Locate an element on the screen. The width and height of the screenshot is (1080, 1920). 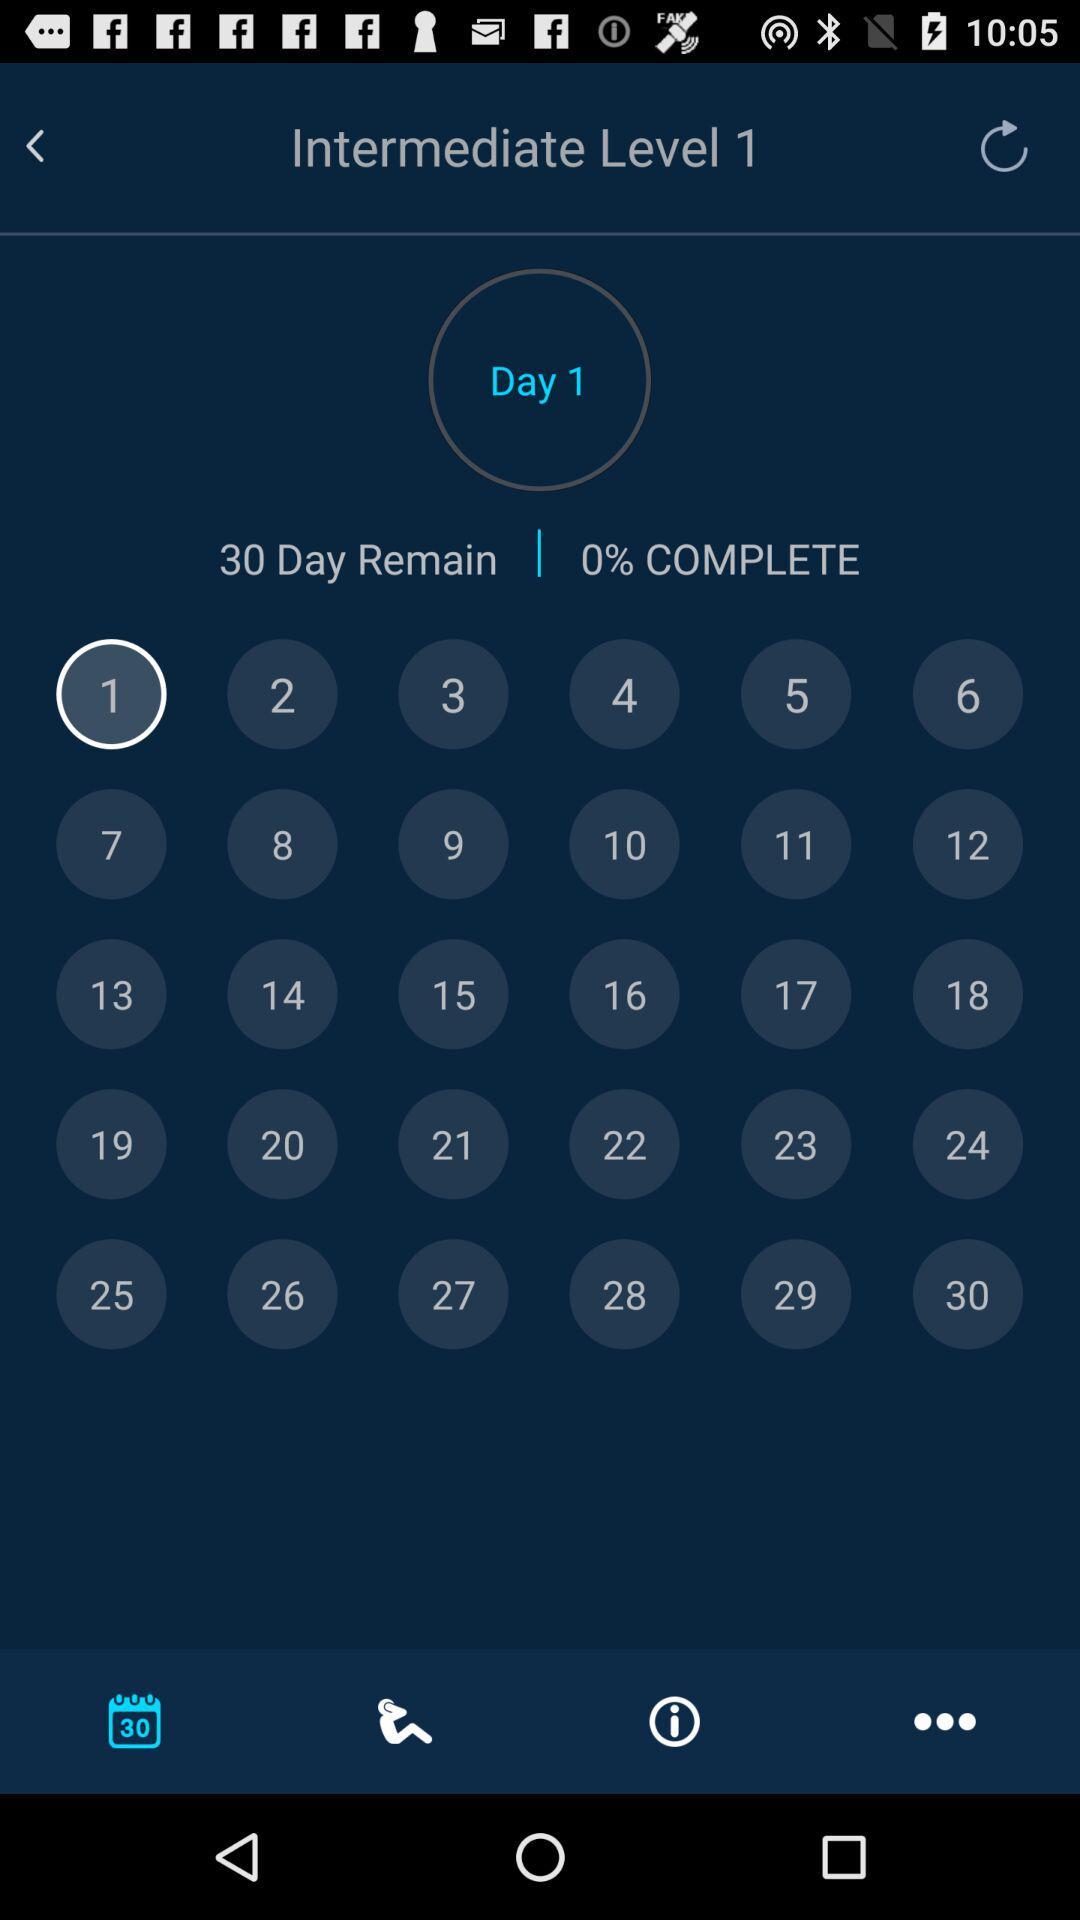
this date is located at coordinates (795, 1144).